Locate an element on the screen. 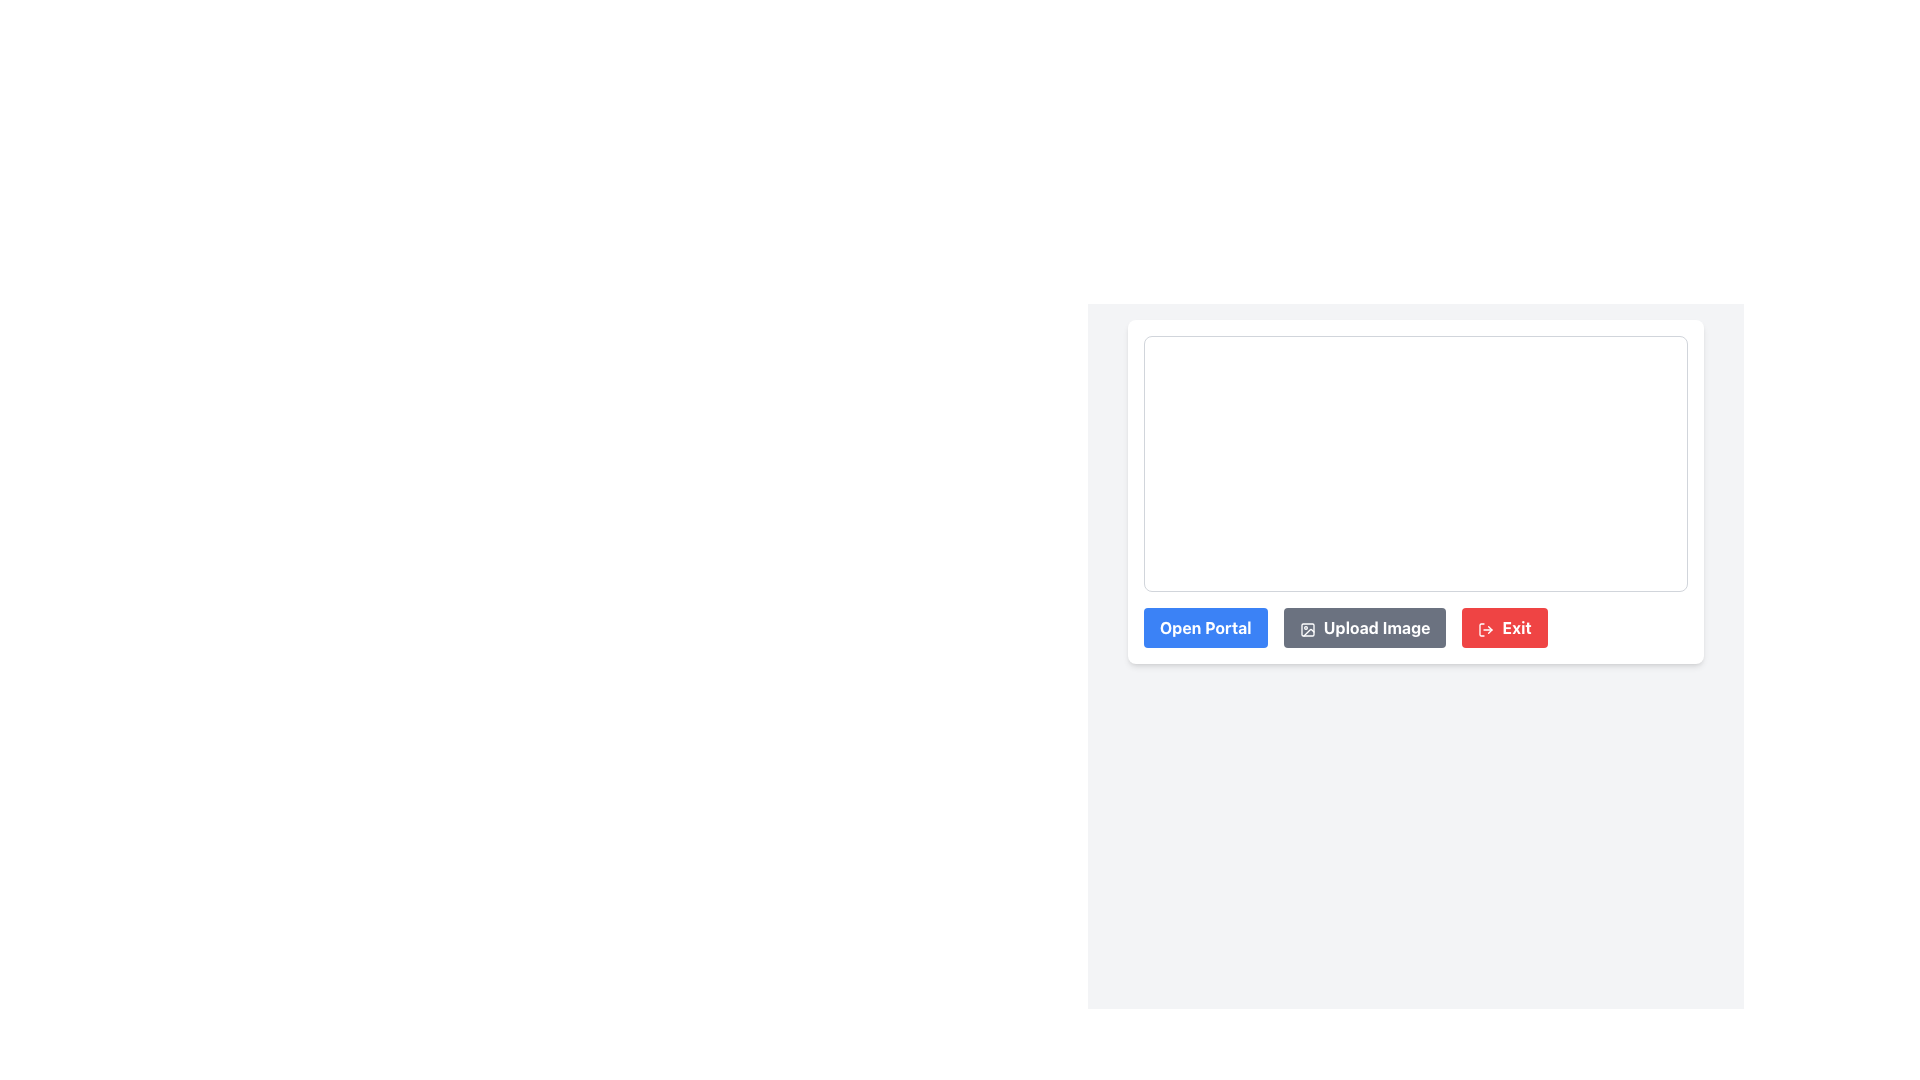 The width and height of the screenshot is (1920, 1080). the icon that serves as a visual representation for the 'Upload Image' button, located to the left of the button's text is located at coordinates (1307, 628).